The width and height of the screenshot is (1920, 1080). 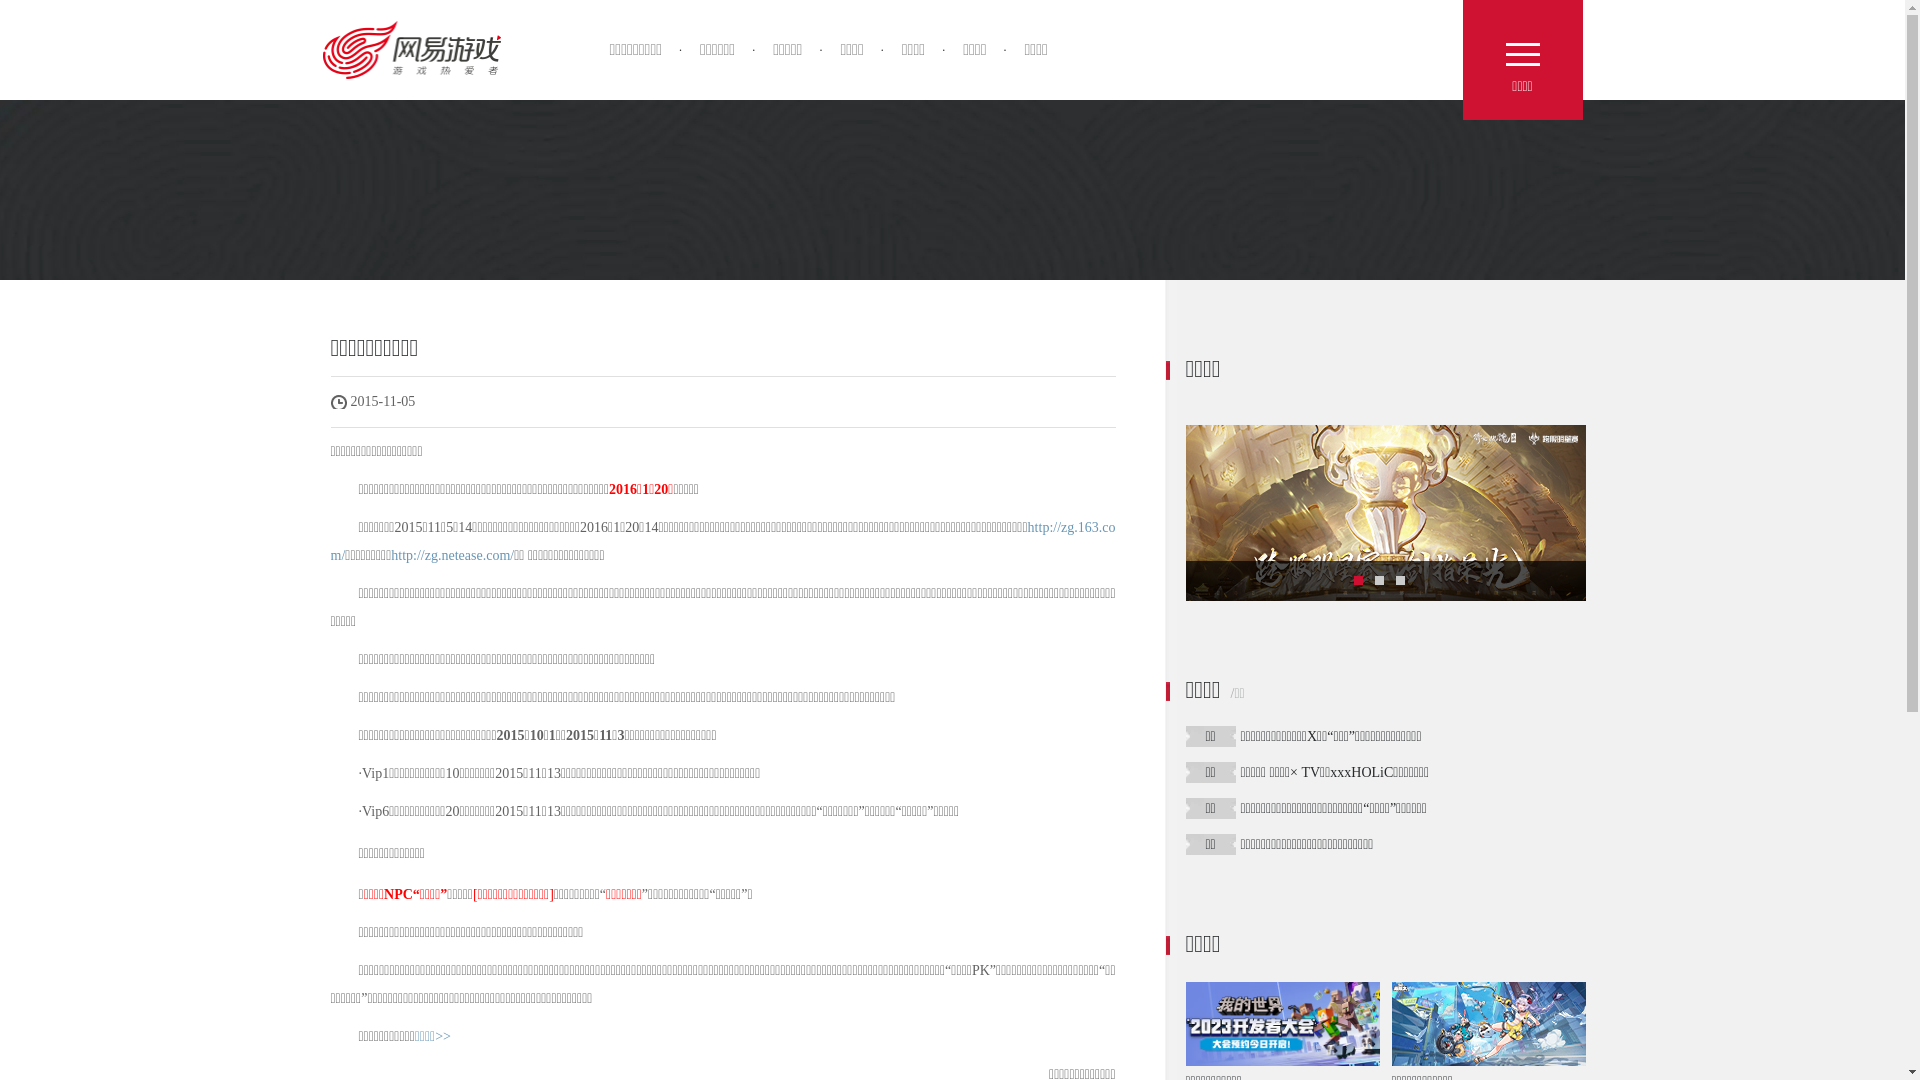 I want to click on 'http://zg.netease.com/', so click(x=451, y=555).